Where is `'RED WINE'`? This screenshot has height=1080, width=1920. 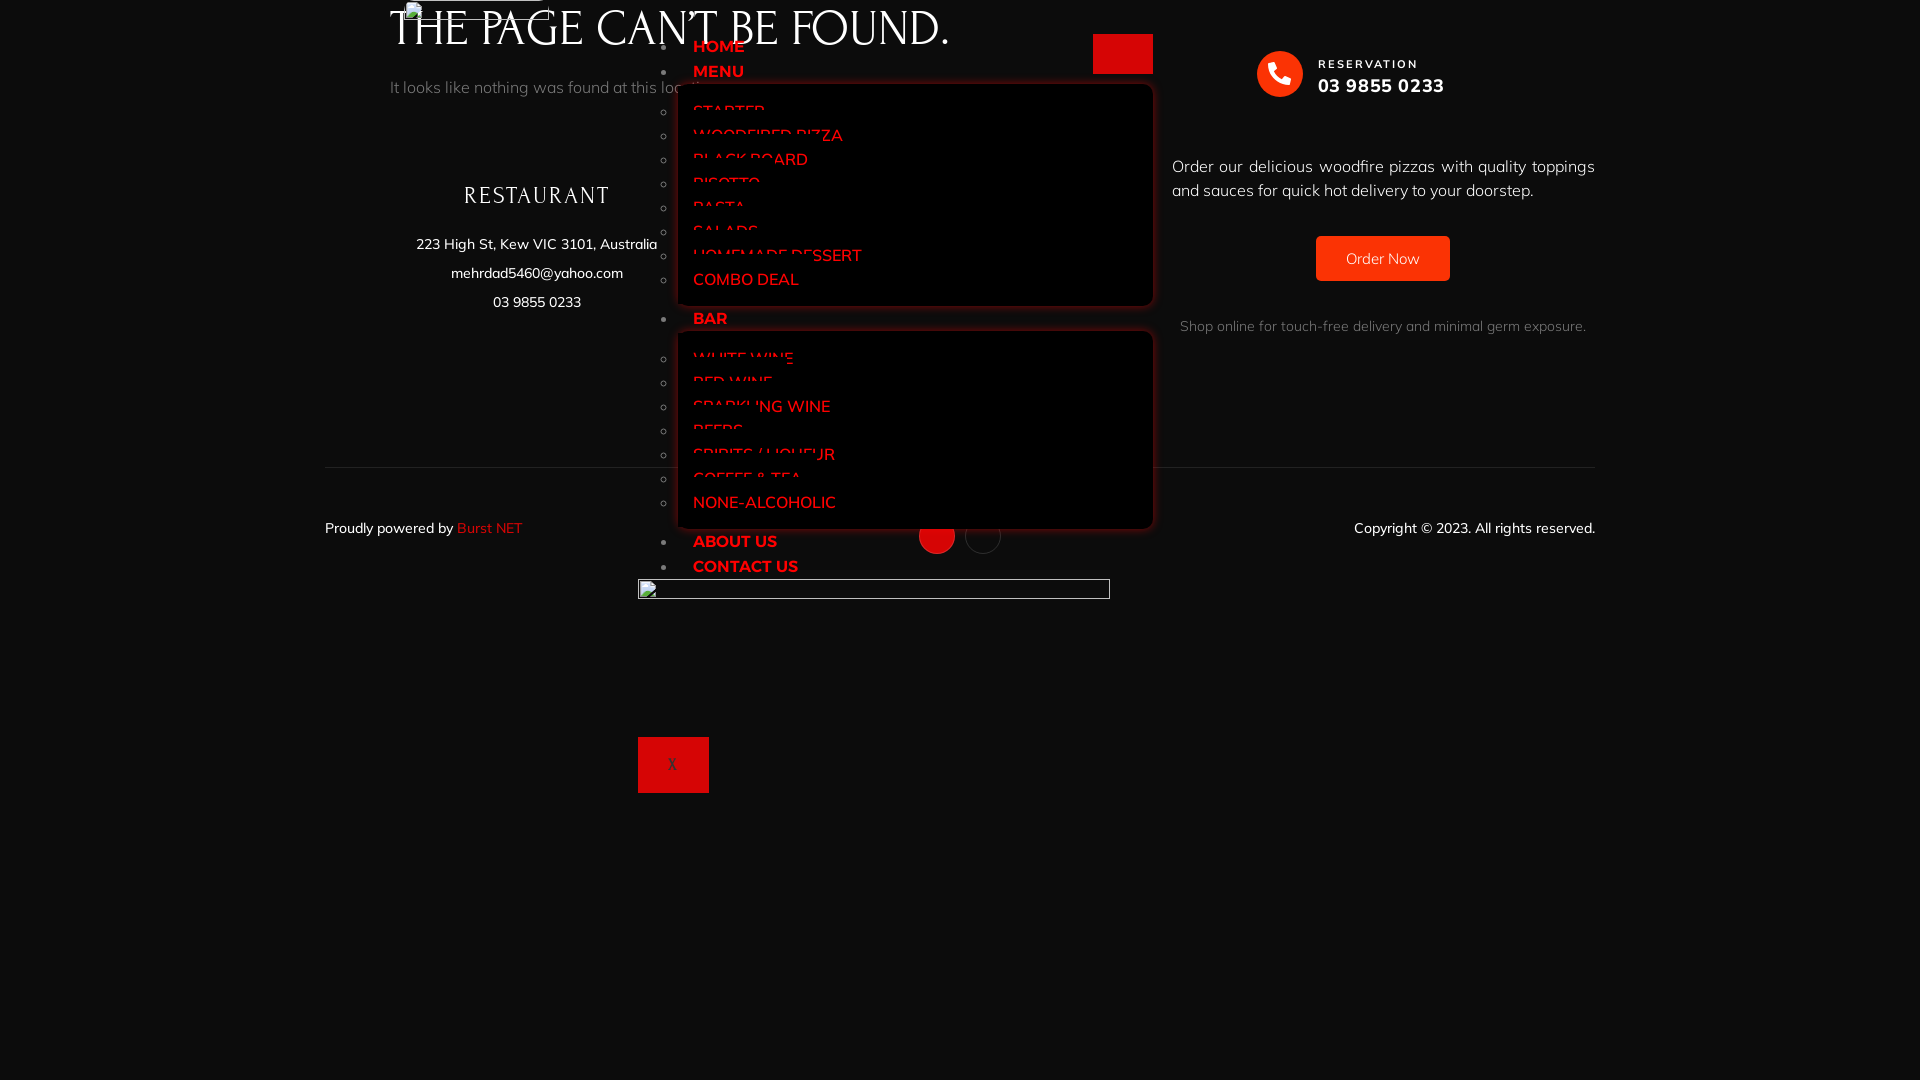 'RED WINE' is located at coordinates (731, 381).